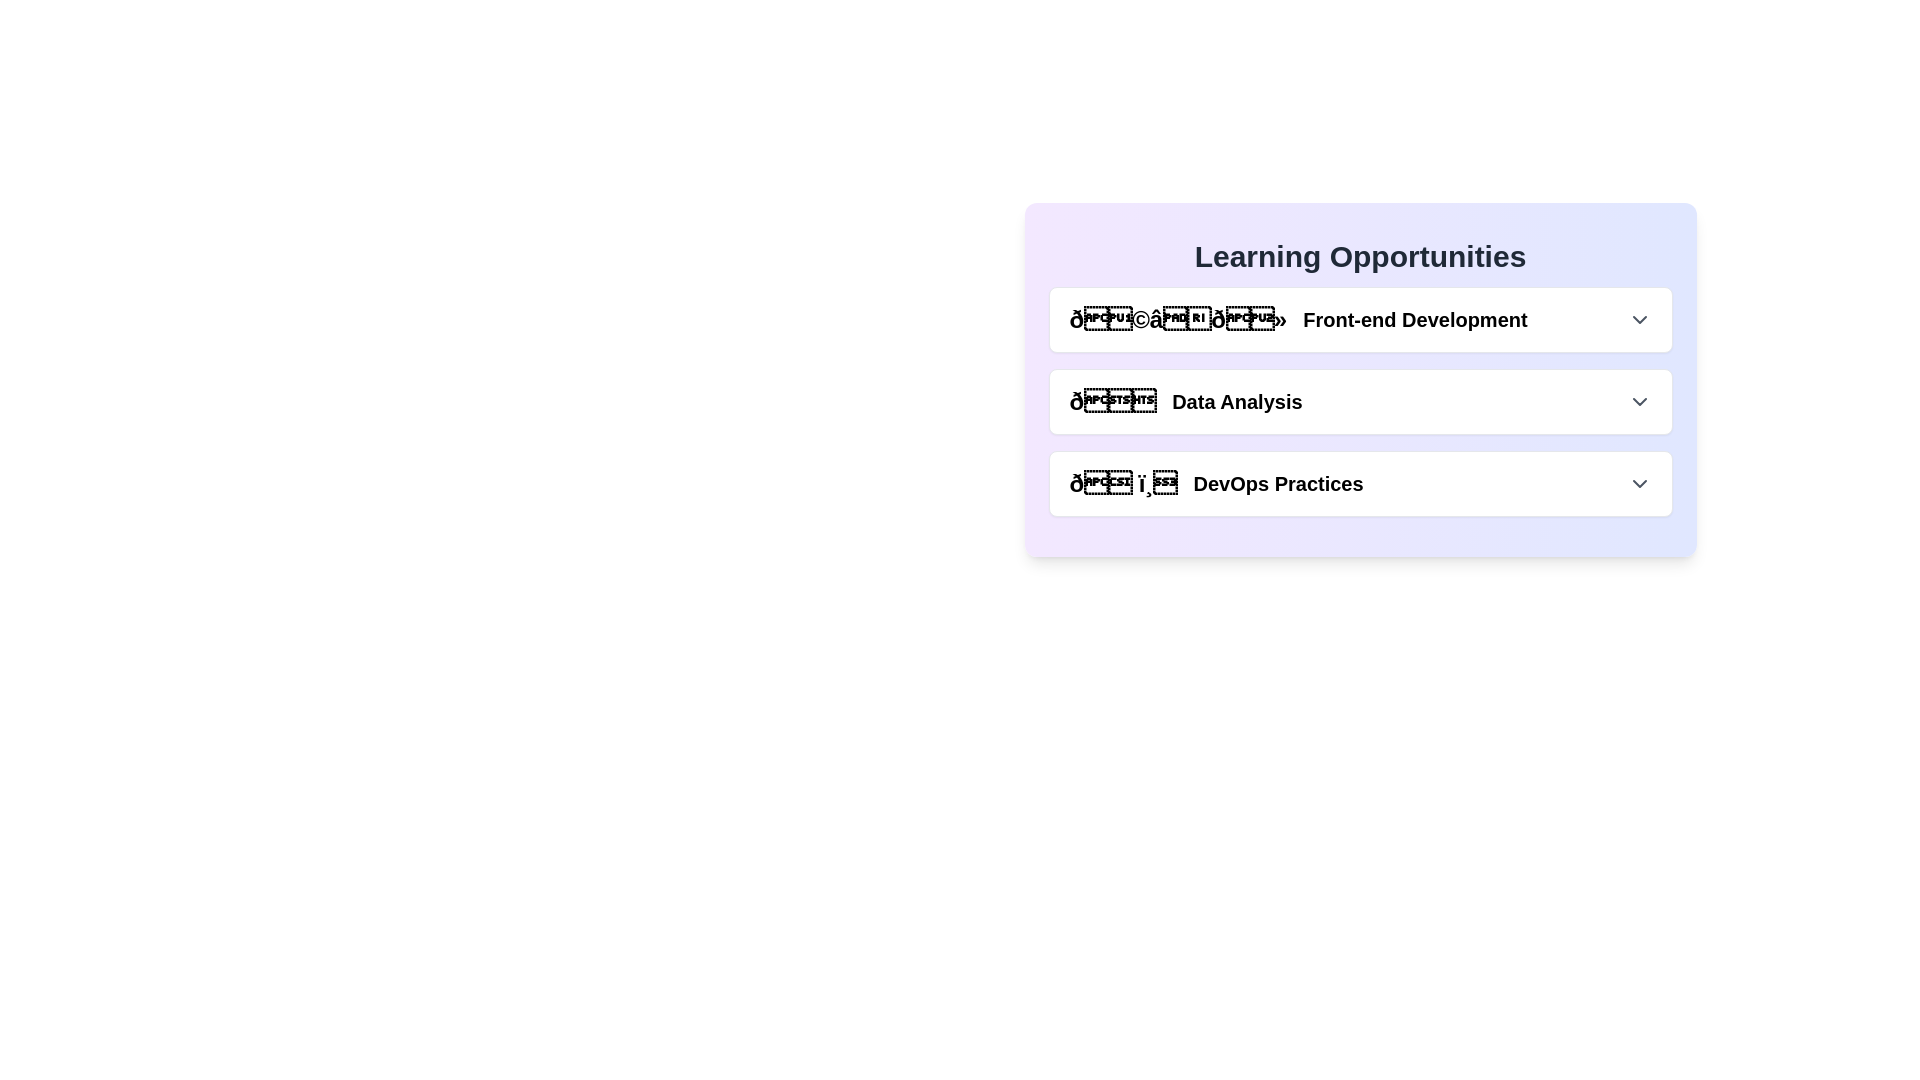 The height and width of the screenshot is (1080, 1920). What do you see at coordinates (1639, 401) in the screenshot?
I see `the downward-pointing chevron icon located to the right of the 'Data Analysis' text` at bounding box center [1639, 401].